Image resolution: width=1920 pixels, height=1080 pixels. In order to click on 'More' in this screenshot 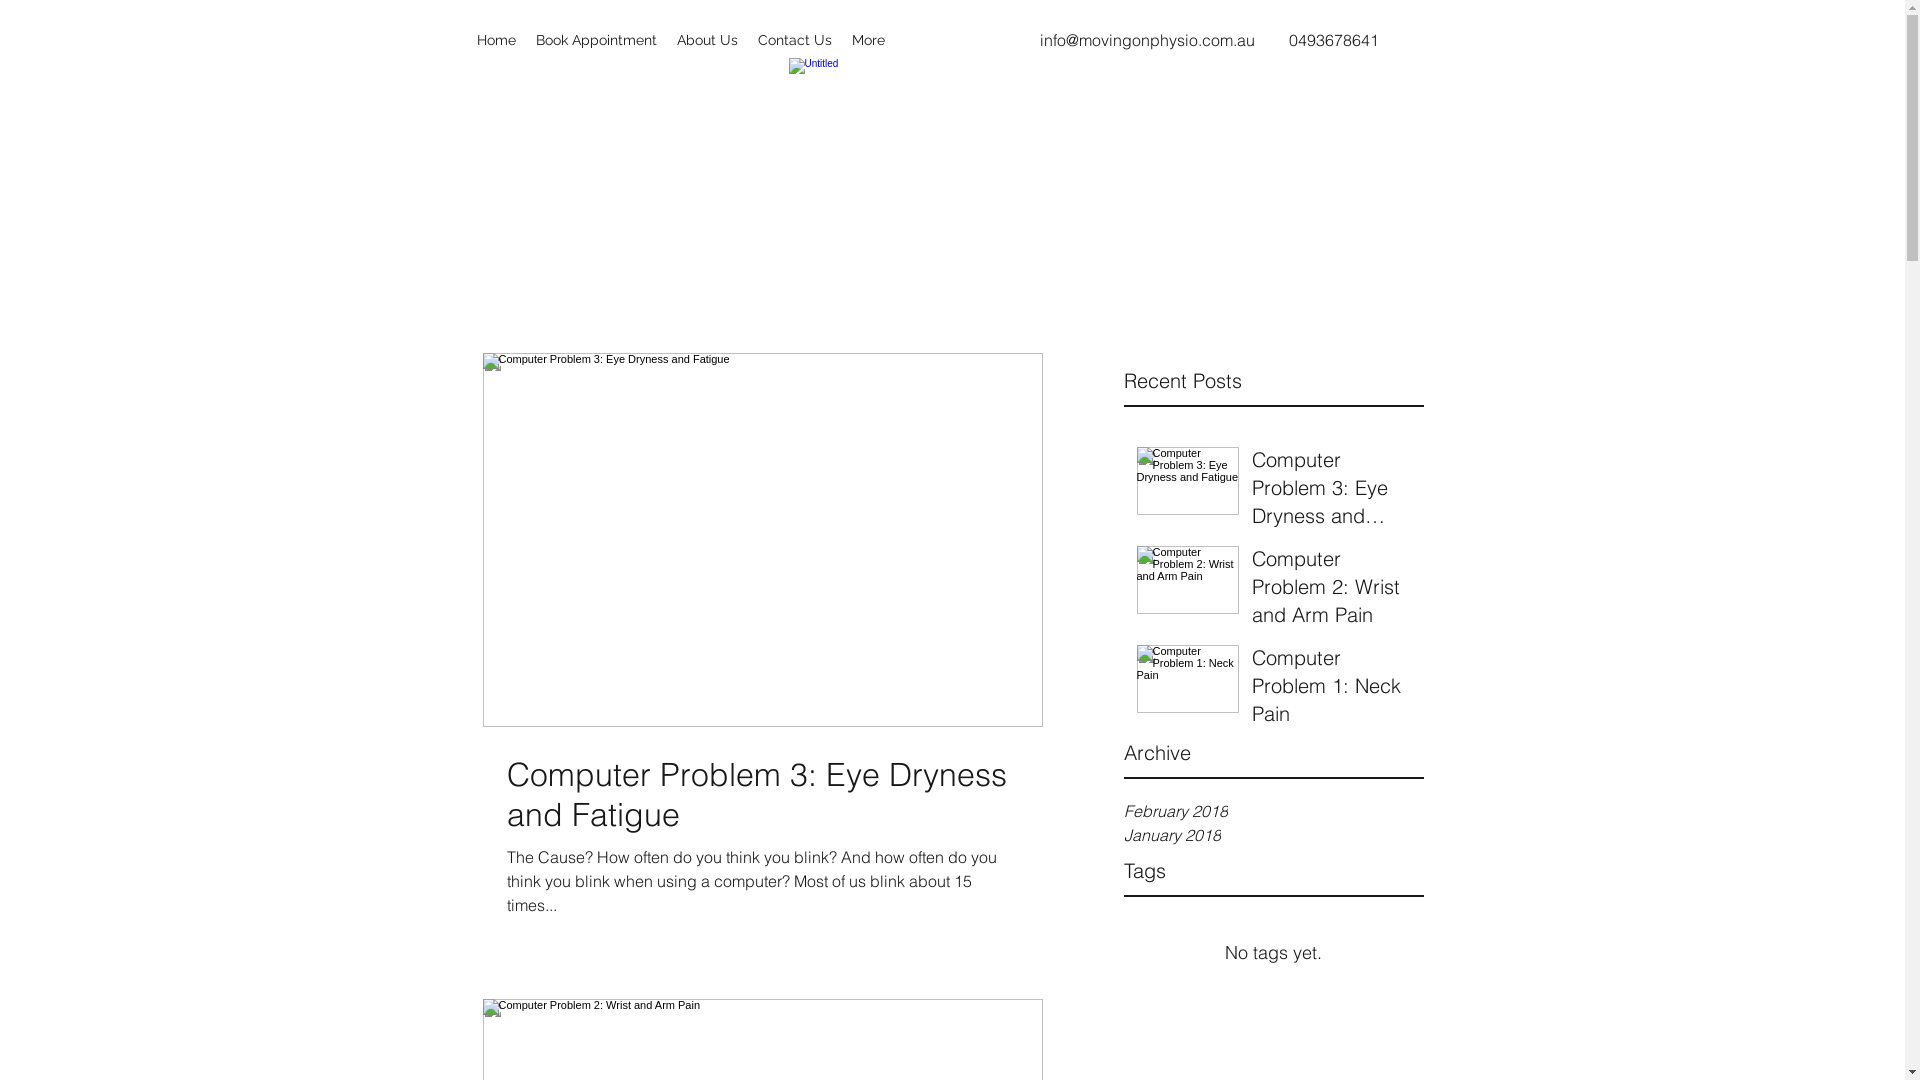, I will do `click(868, 39)`.